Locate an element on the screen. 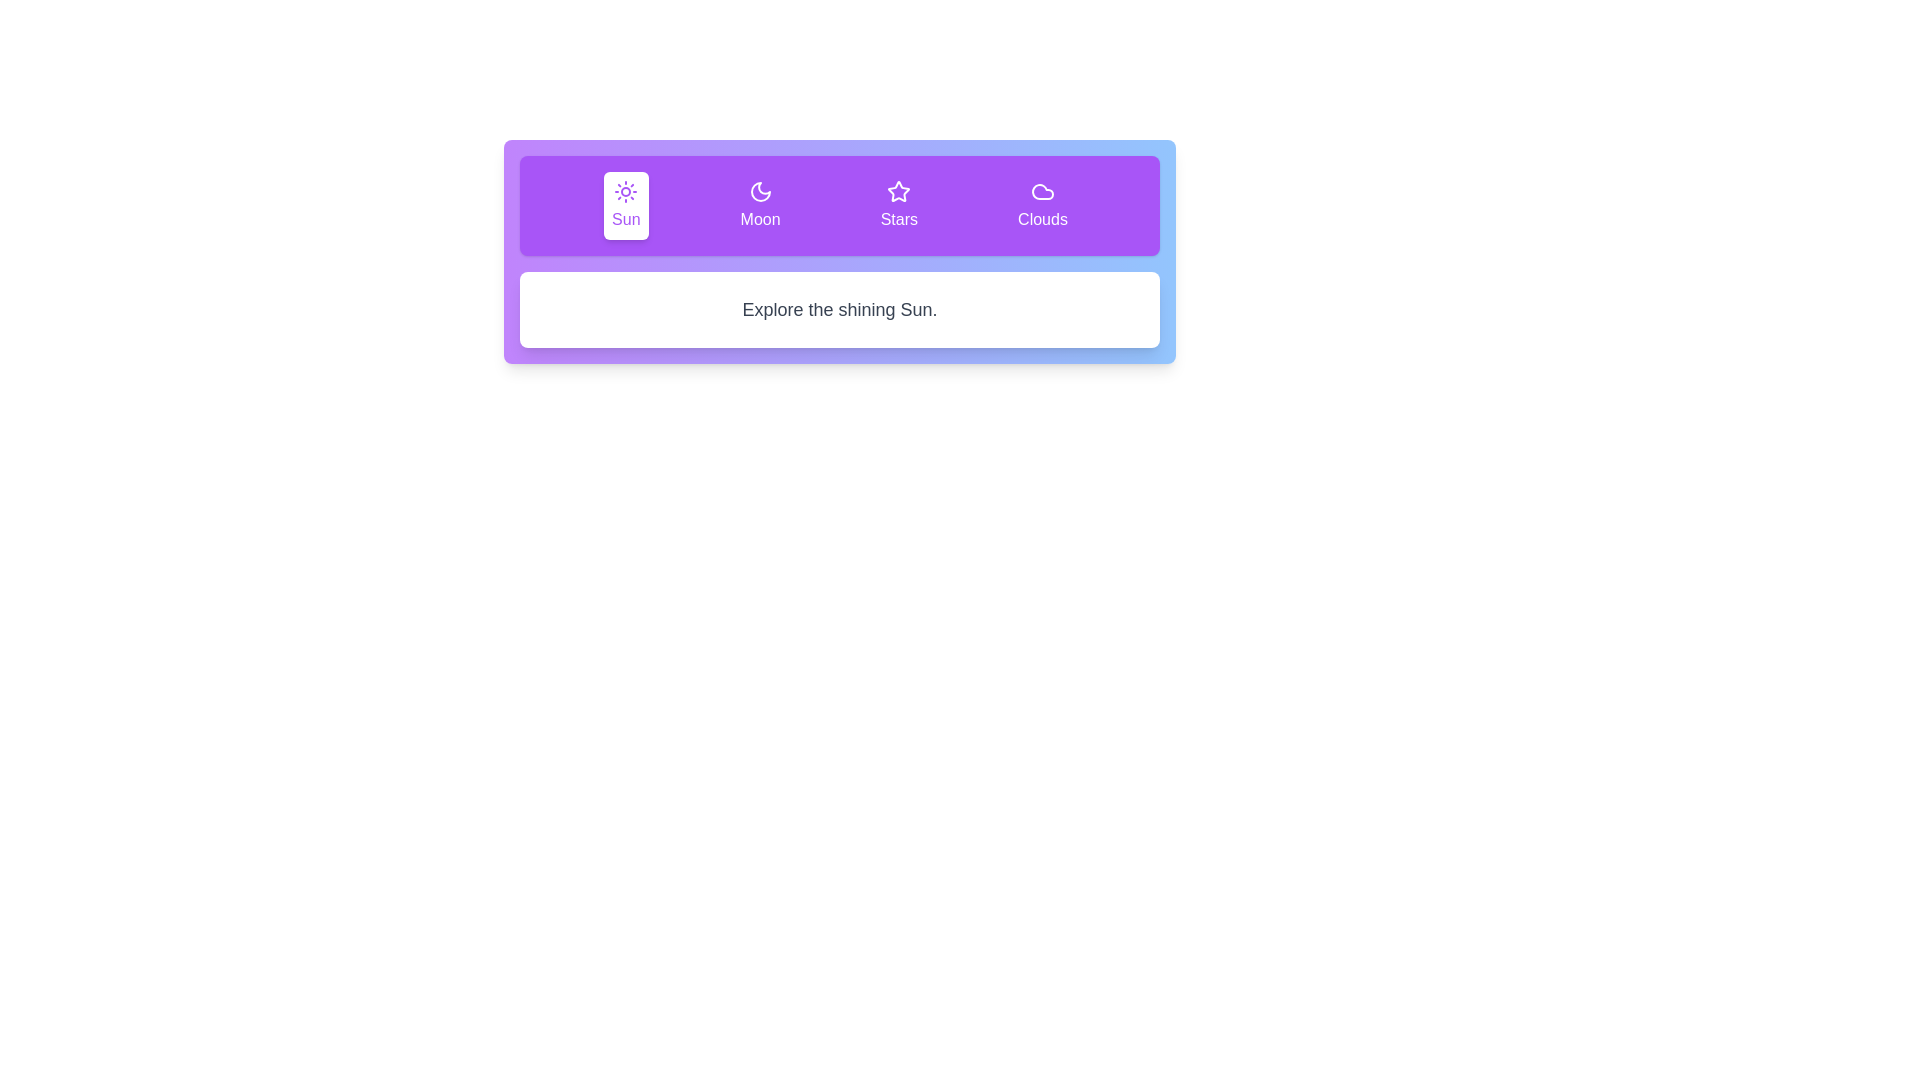 This screenshot has width=1920, height=1080. the 'Moon' button, which is the second button in a group of horizontally arranged buttons is located at coordinates (759, 205).